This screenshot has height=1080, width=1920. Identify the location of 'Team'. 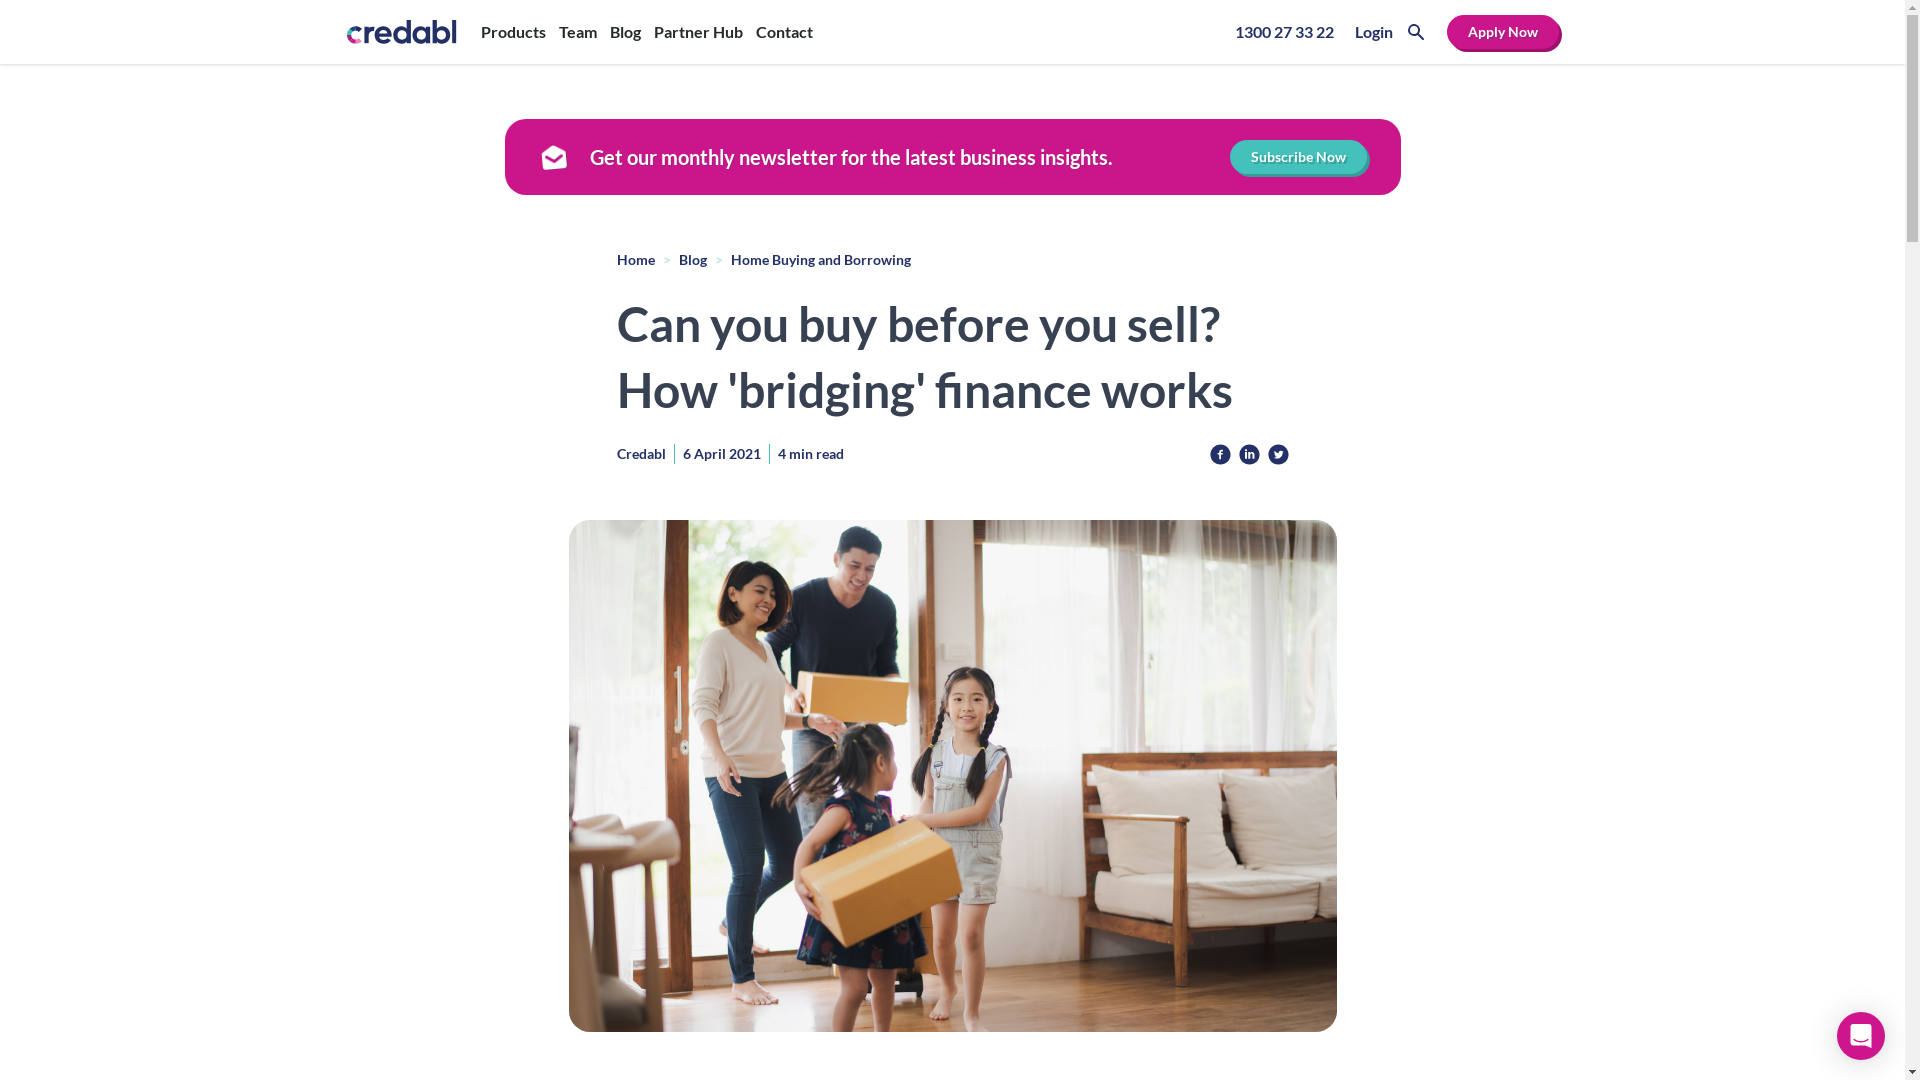
(576, 31).